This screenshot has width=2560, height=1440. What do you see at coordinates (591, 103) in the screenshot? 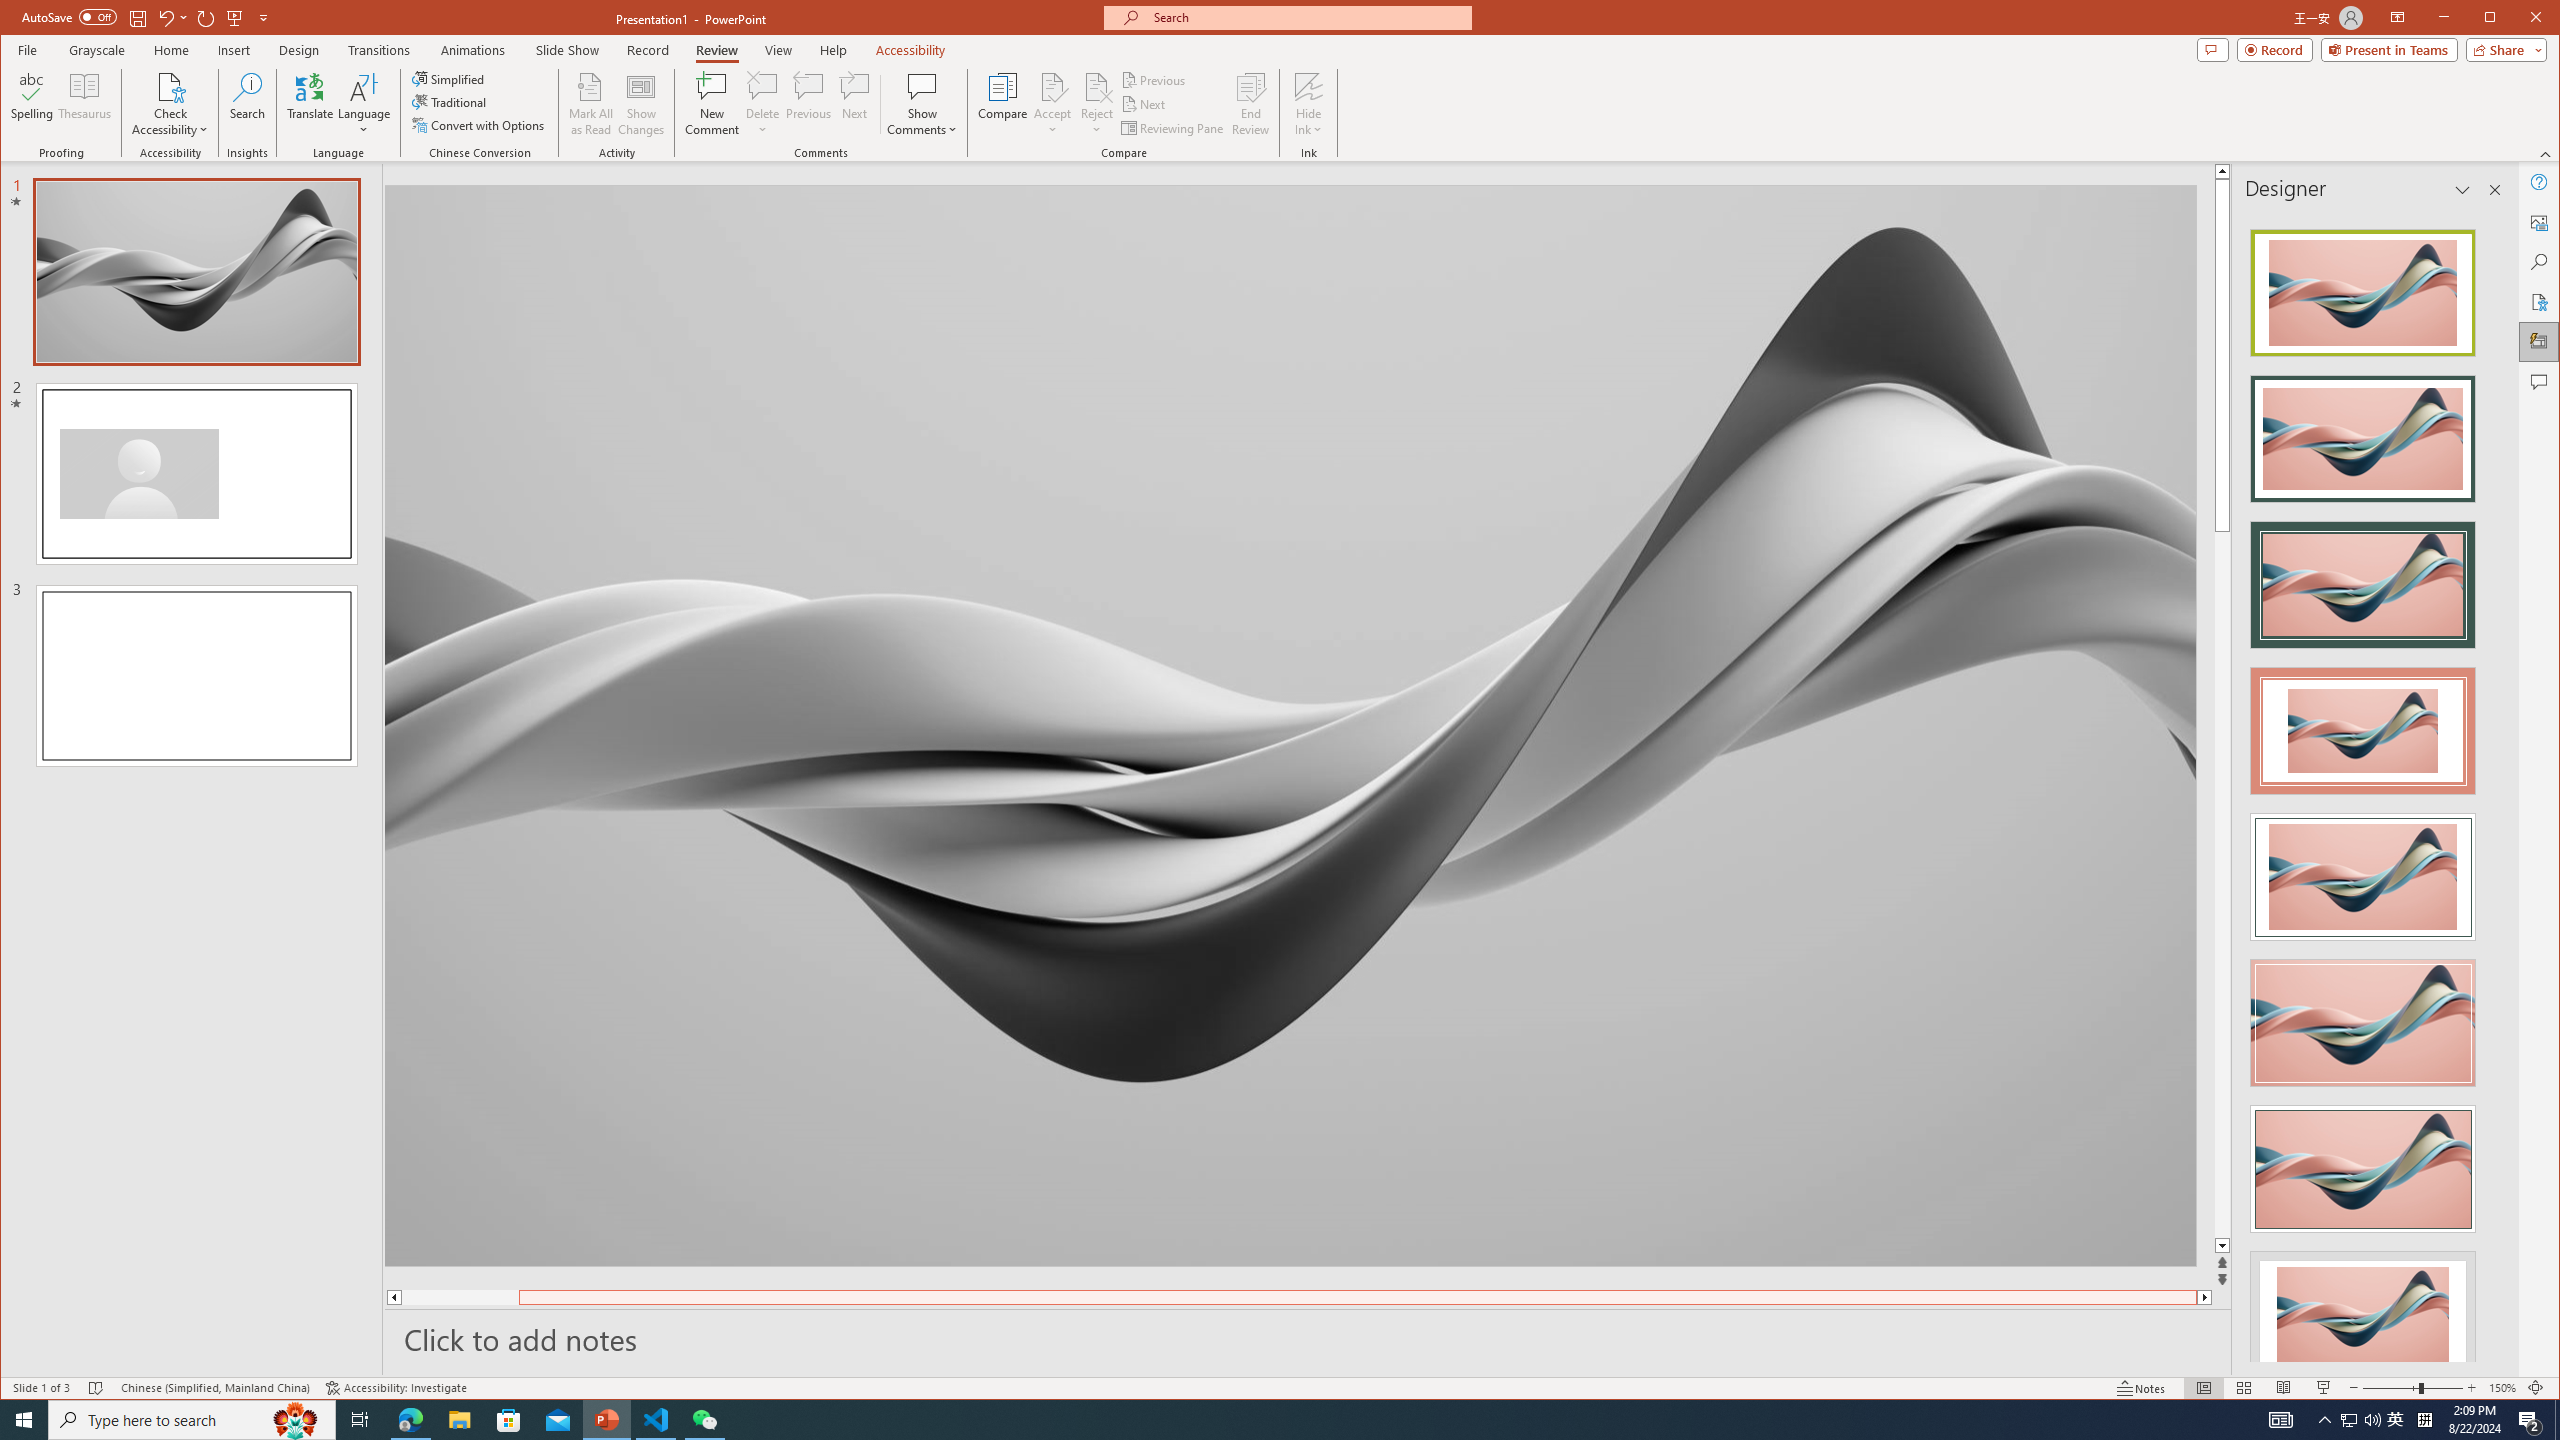
I see `'Mark All as Read'` at bounding box center [591, 103].